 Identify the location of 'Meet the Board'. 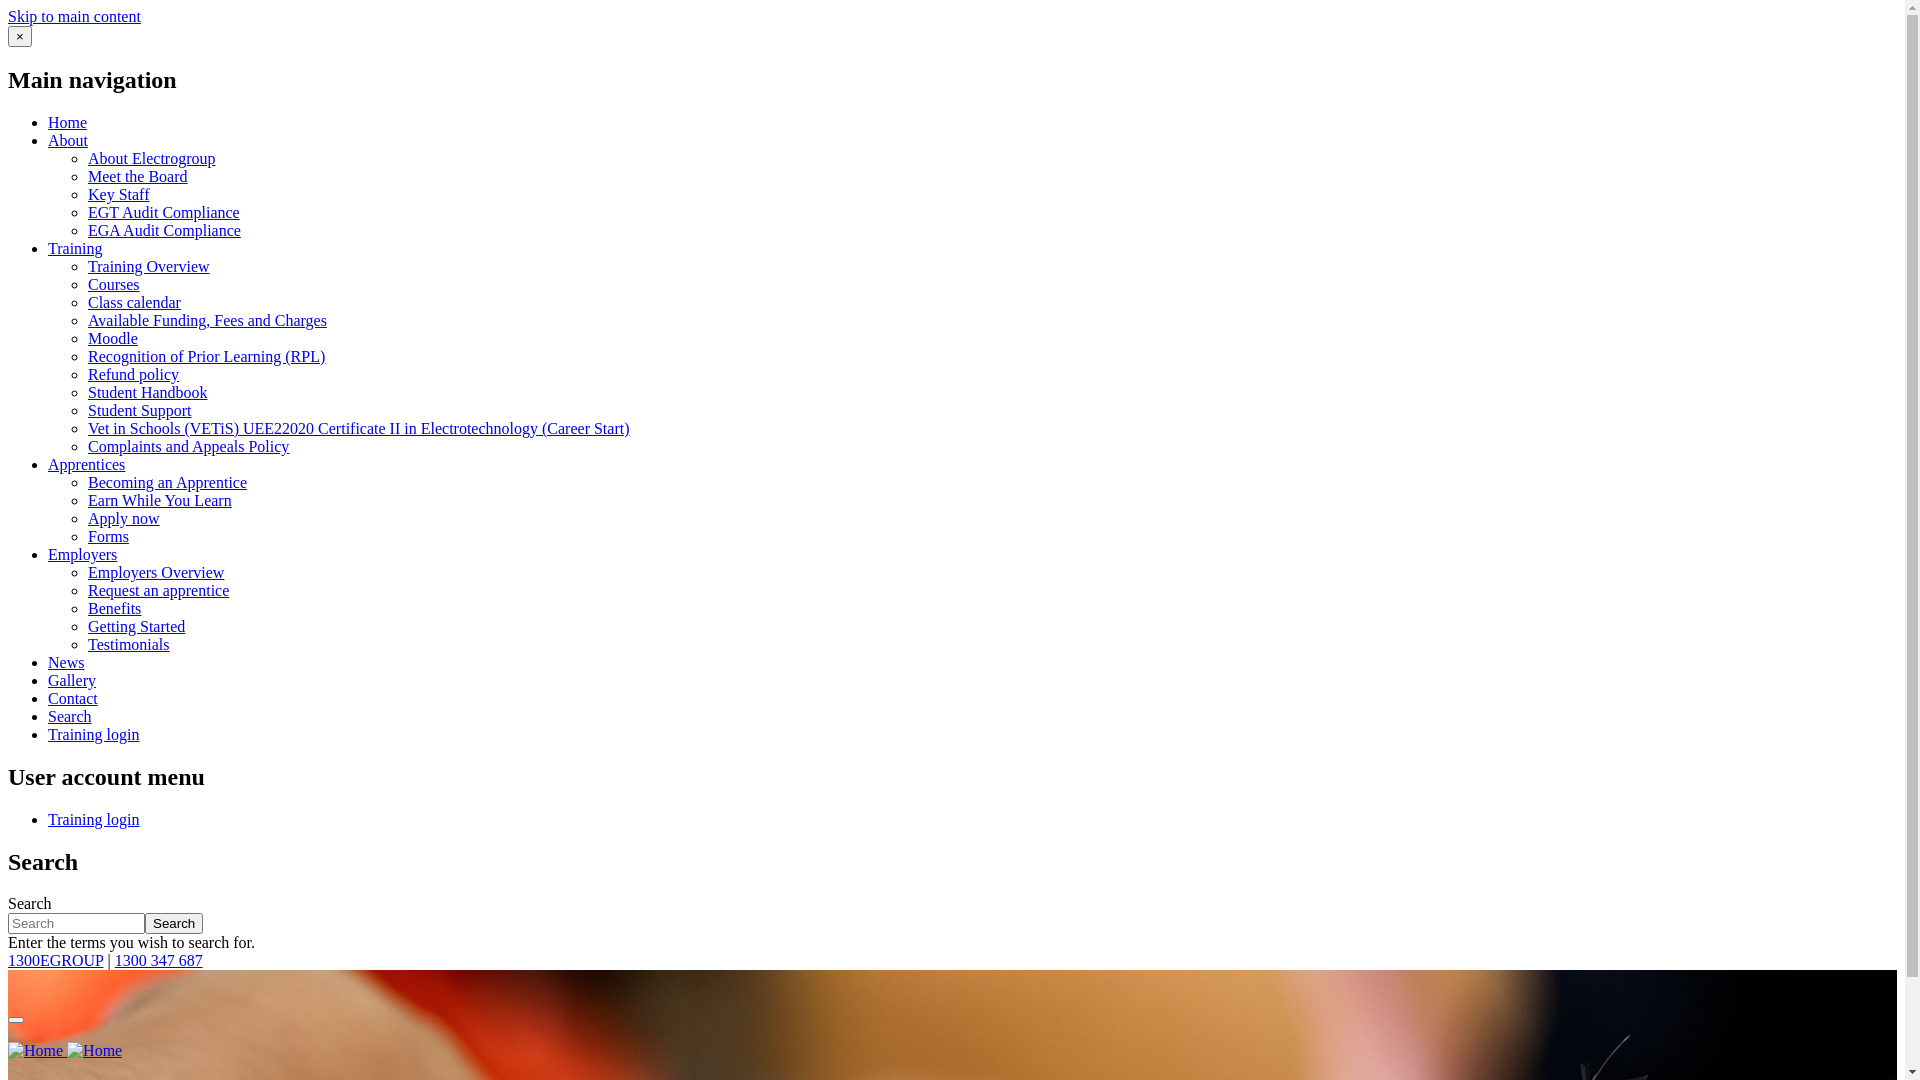
(86, 175).